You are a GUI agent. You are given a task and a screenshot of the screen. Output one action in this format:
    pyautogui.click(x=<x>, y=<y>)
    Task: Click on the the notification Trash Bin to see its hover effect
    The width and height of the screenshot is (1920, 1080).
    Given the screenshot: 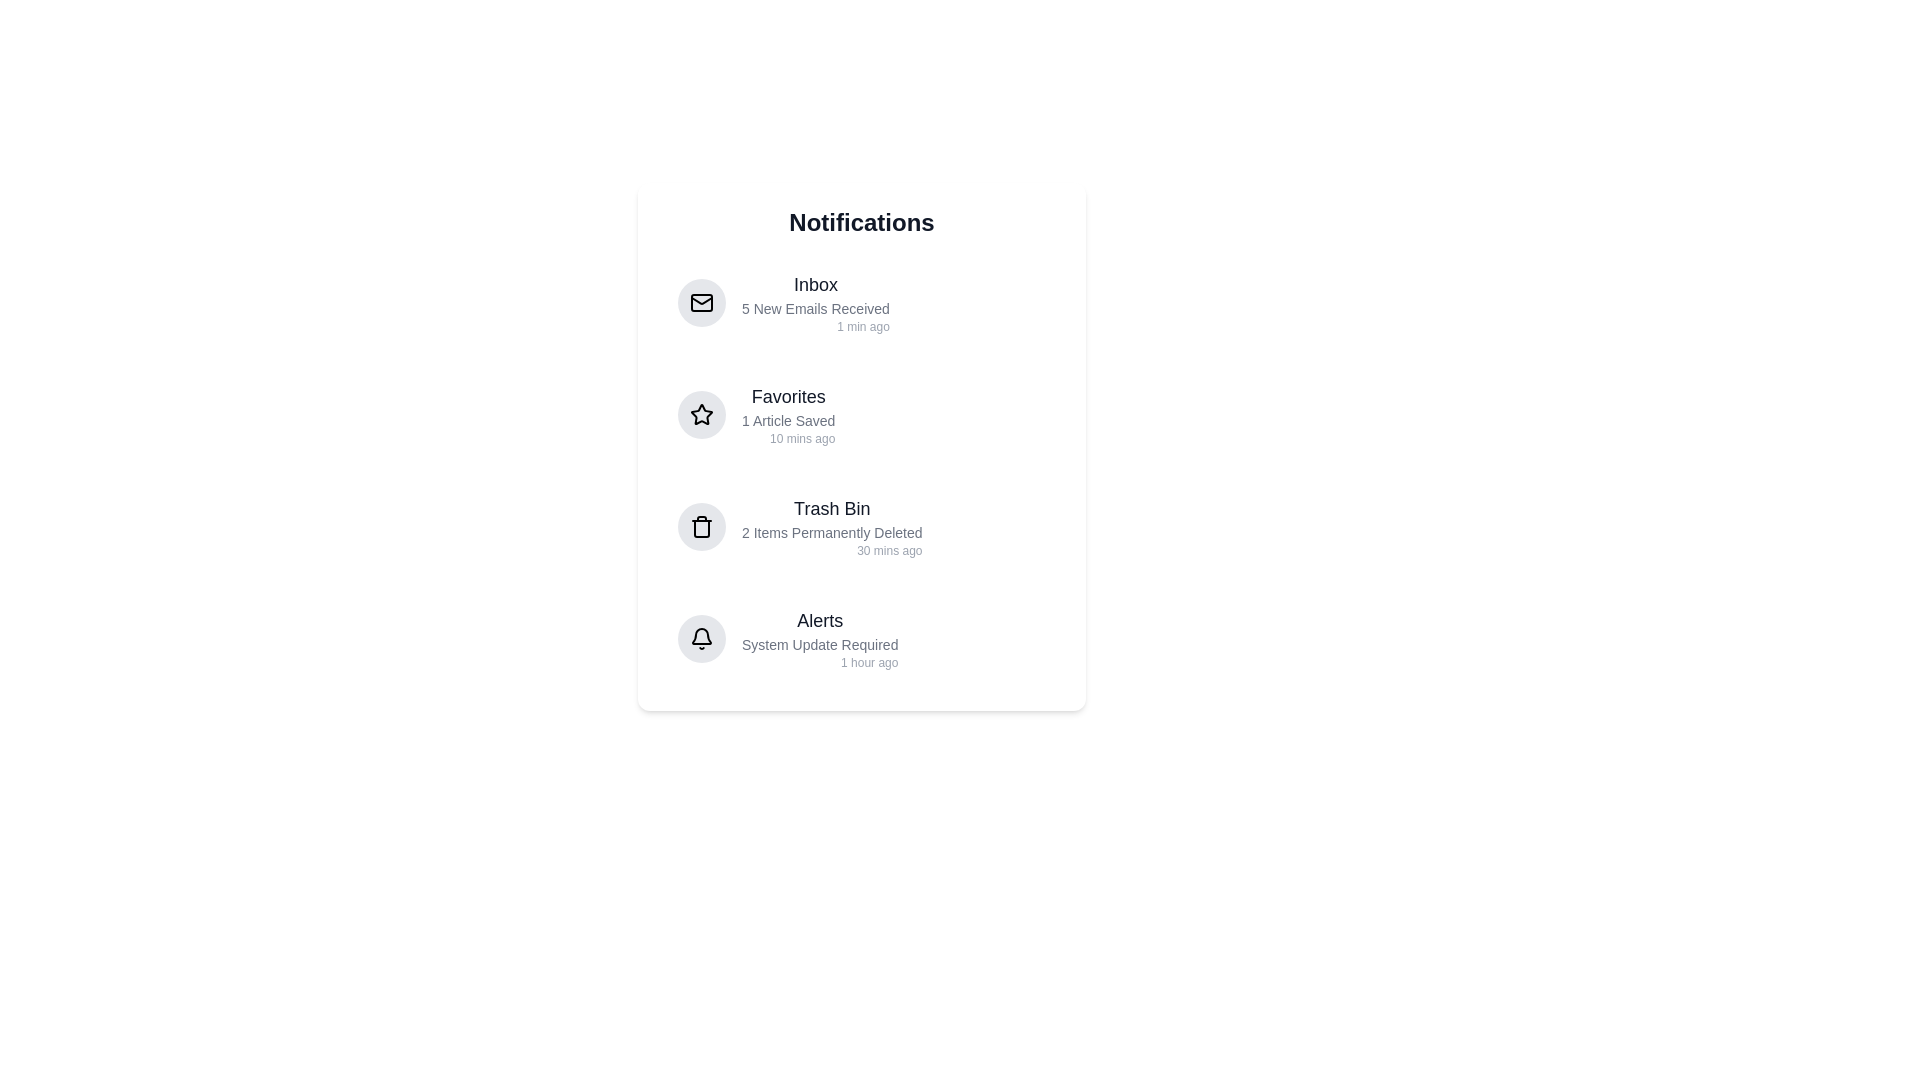 What is the action you would take?
    pyautogui.click(x=862, y=526)
    